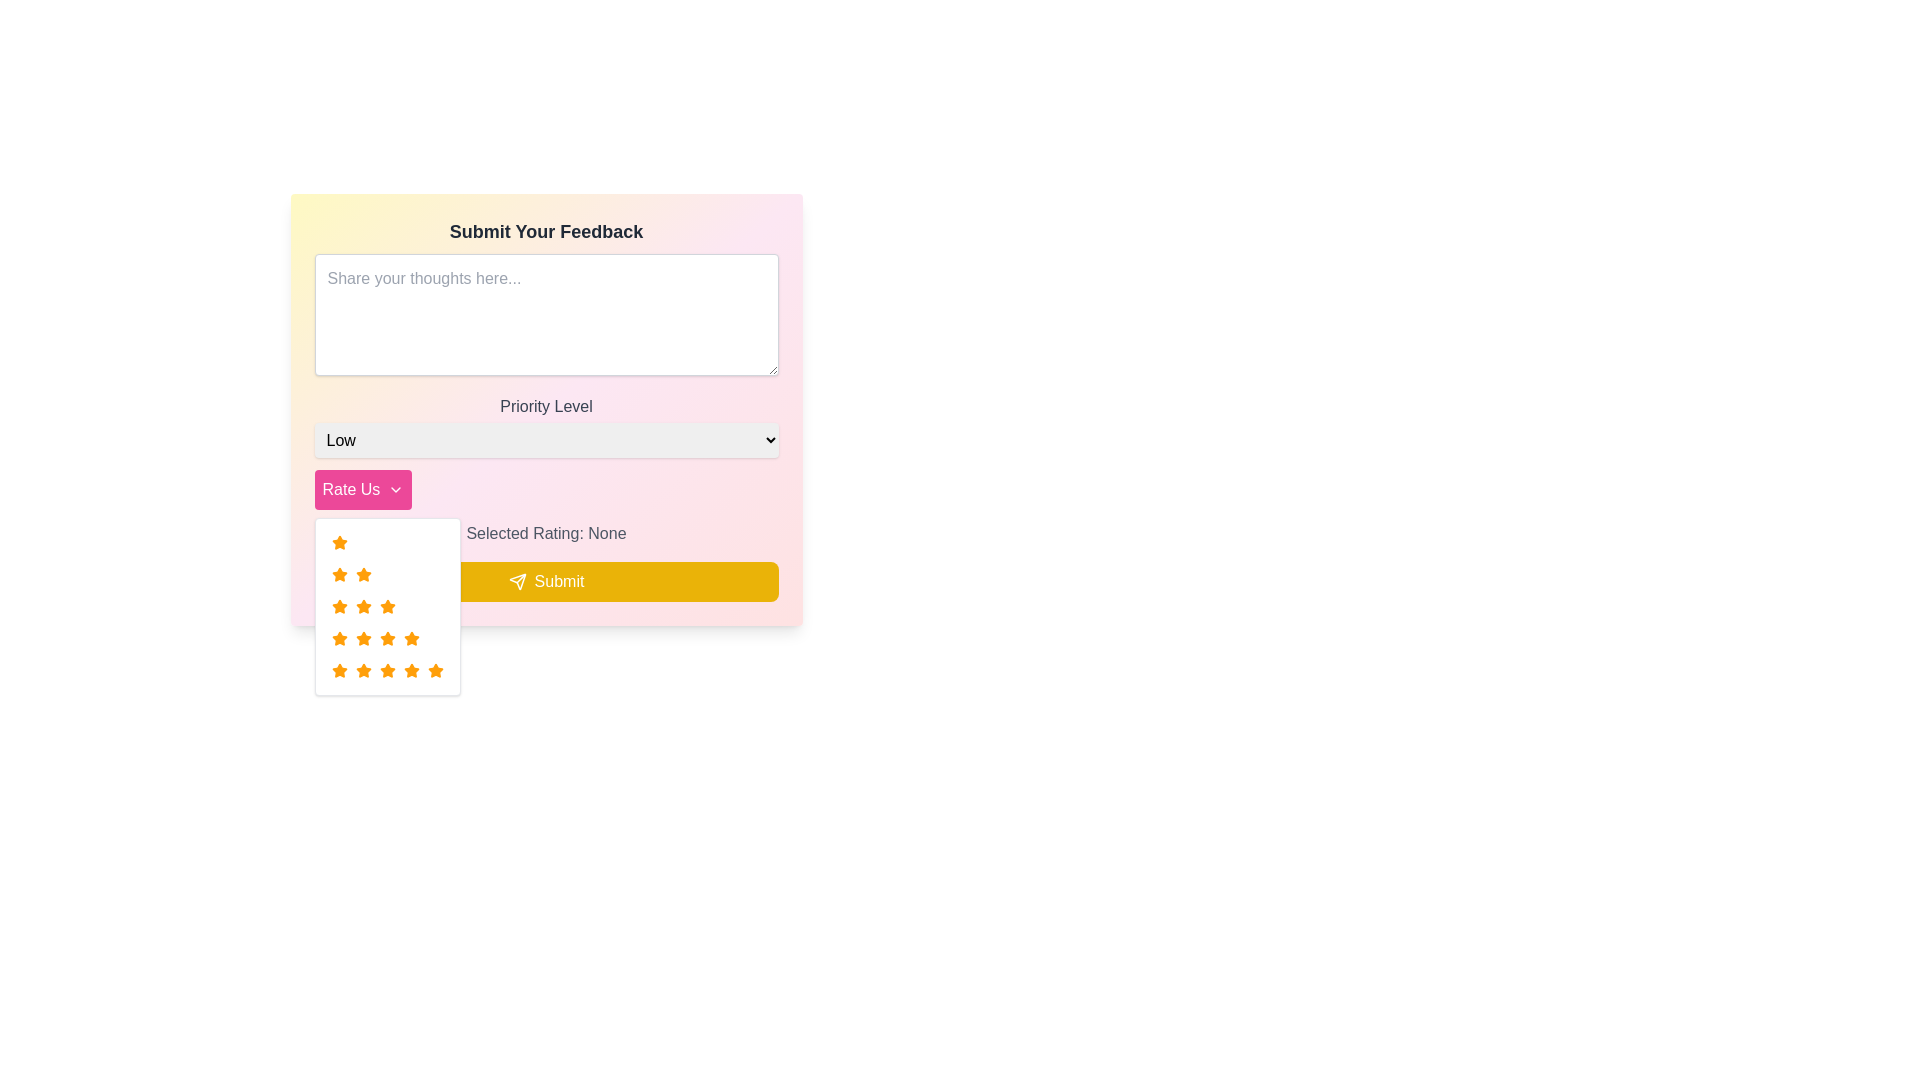  What do you see at coordinates (434, 670) in the screenshot?
I see `the last star in the rating stars grid within the dropdown menu under the 'Rate Us' button` at bounding box center [434, 670].